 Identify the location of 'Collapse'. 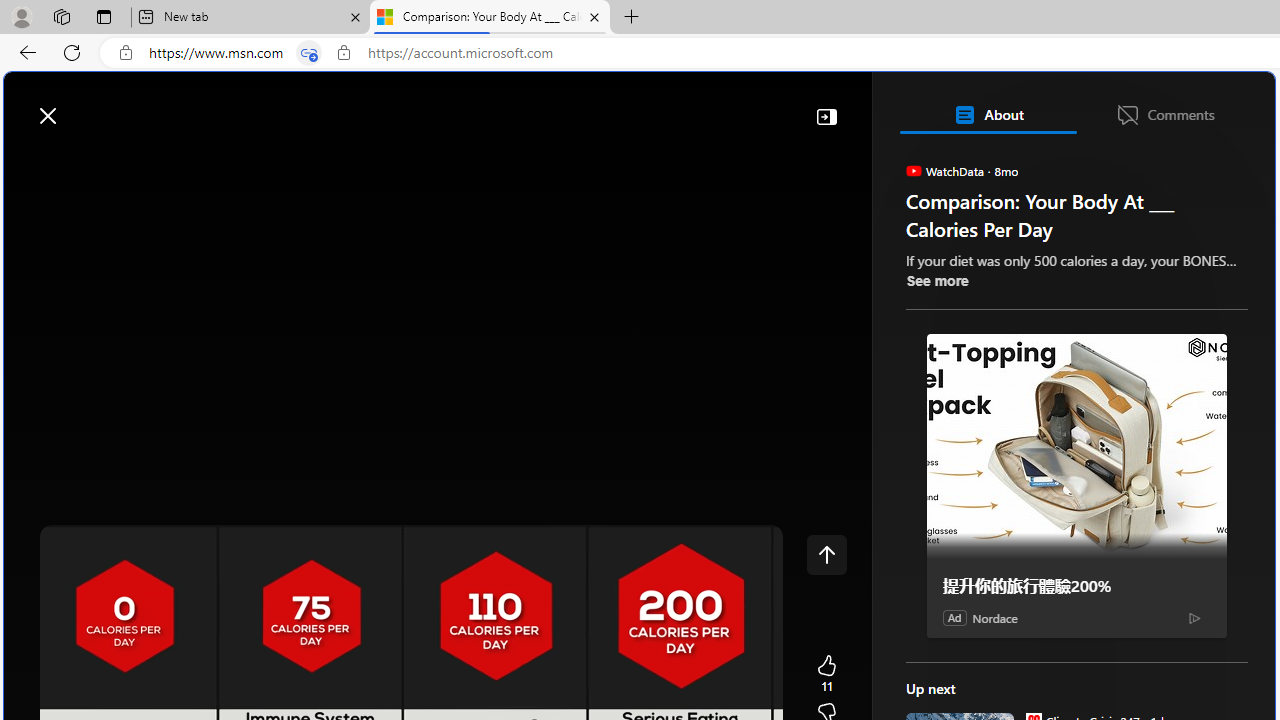
(826, 115).